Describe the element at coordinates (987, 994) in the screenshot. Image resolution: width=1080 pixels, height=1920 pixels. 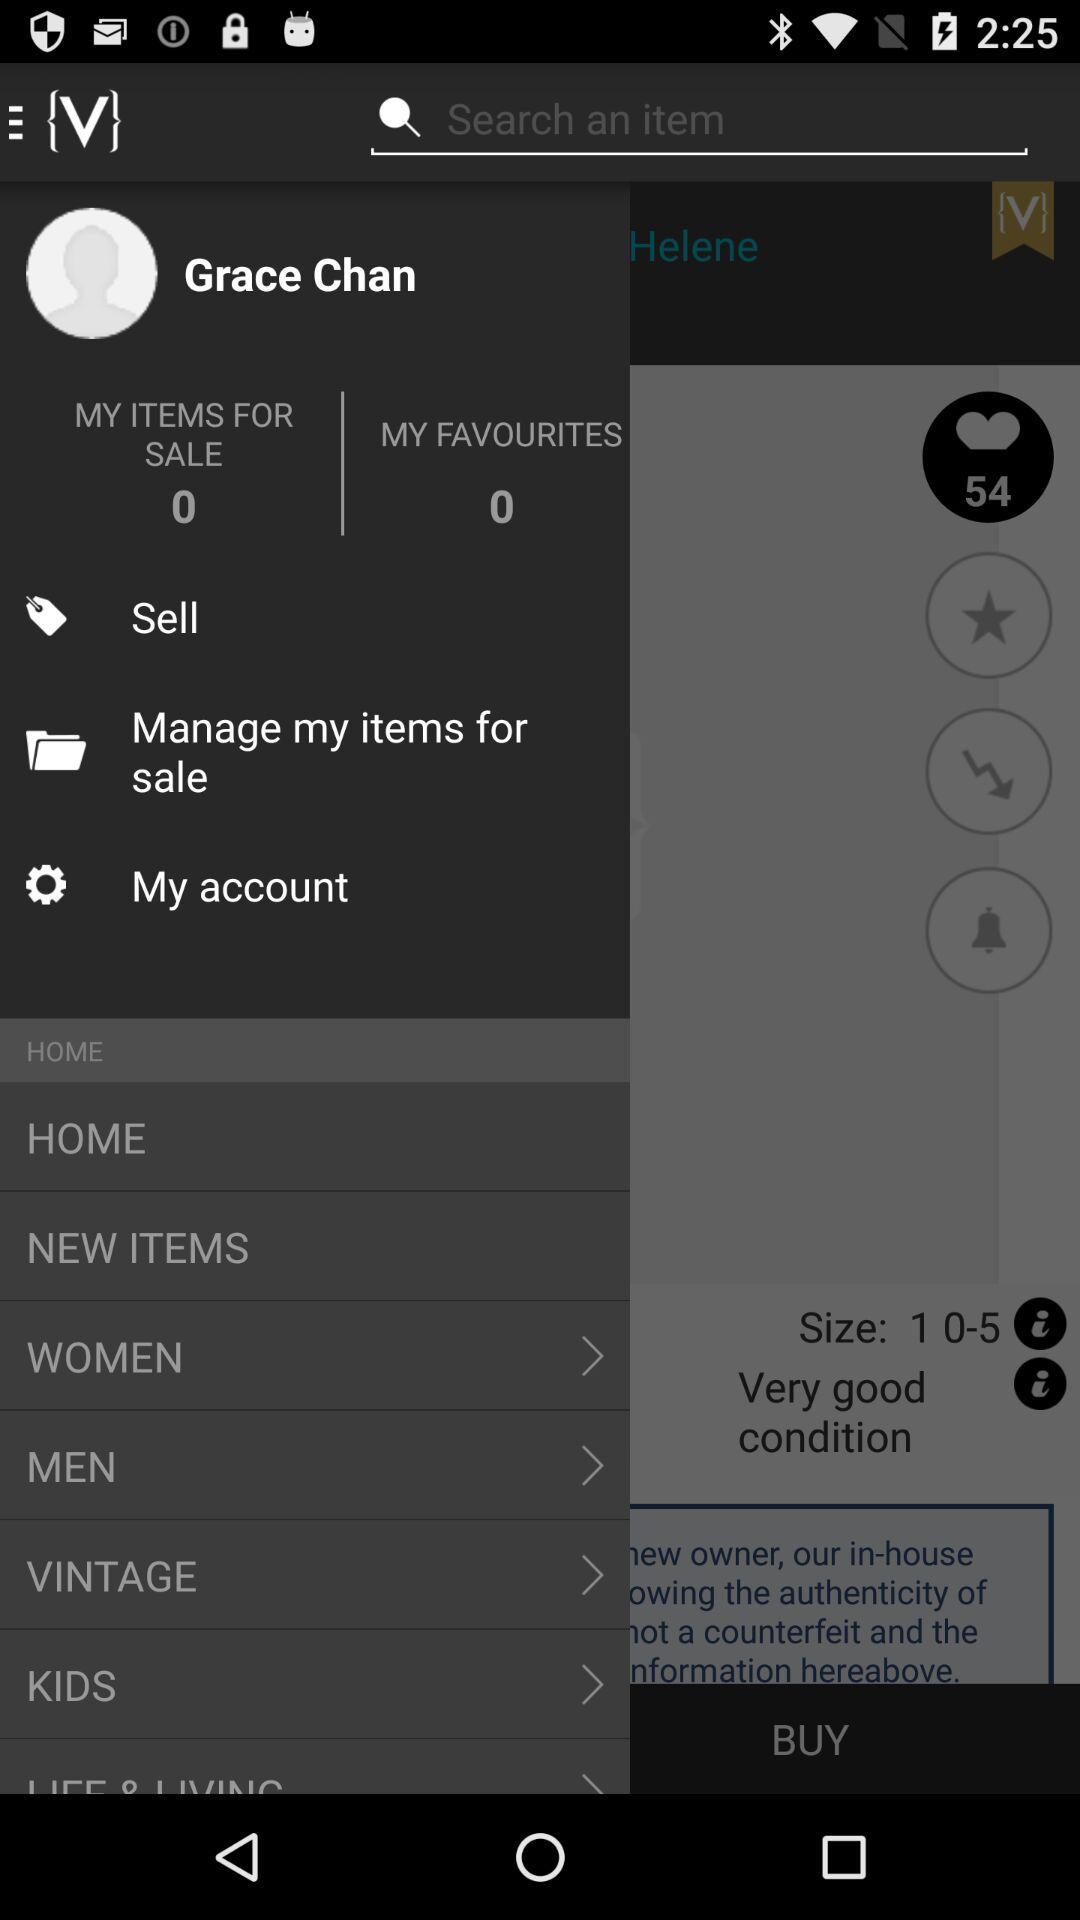
I see `the notifications icon` at that location.